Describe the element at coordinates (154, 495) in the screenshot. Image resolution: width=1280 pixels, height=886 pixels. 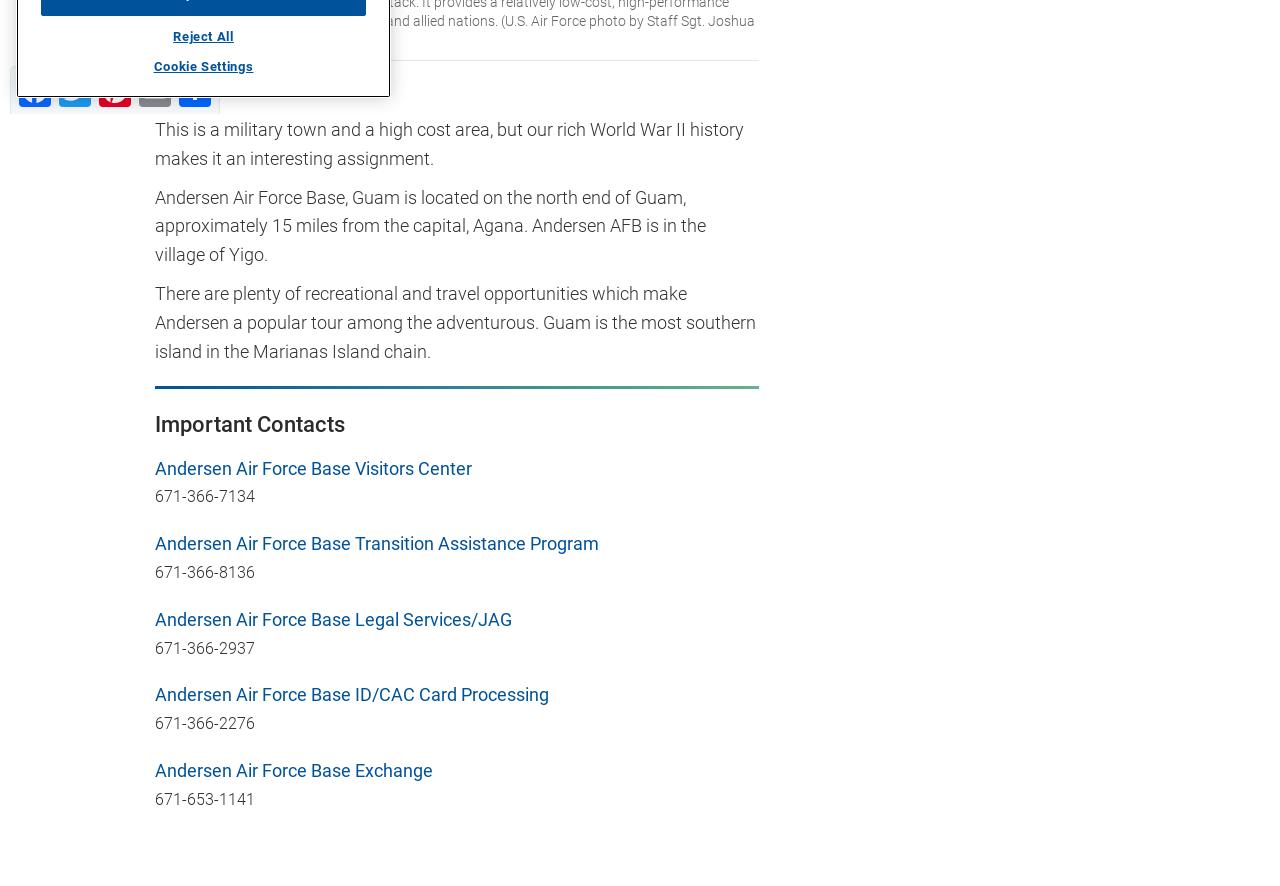
I see `'671-366-7134'` at that location.